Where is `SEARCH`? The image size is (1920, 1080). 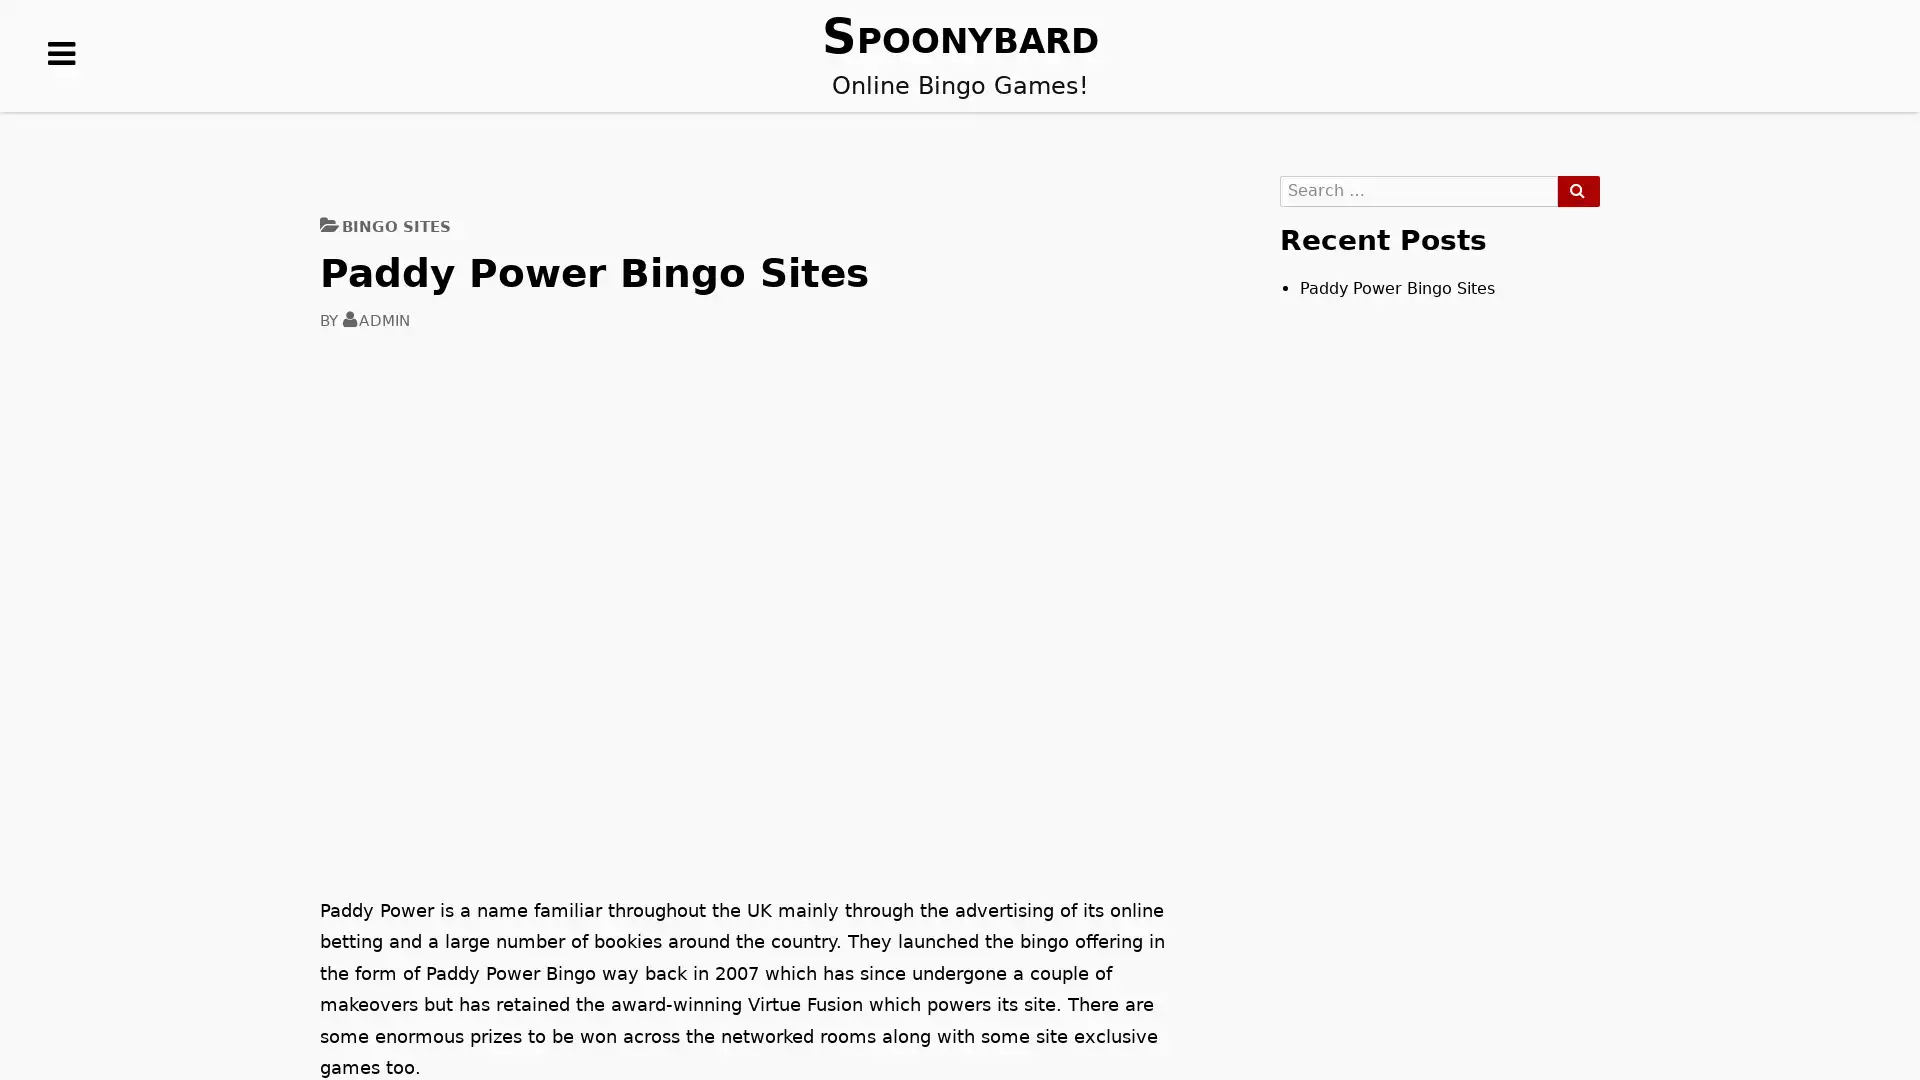 SEARCH is located at coordinates (1577, 191).